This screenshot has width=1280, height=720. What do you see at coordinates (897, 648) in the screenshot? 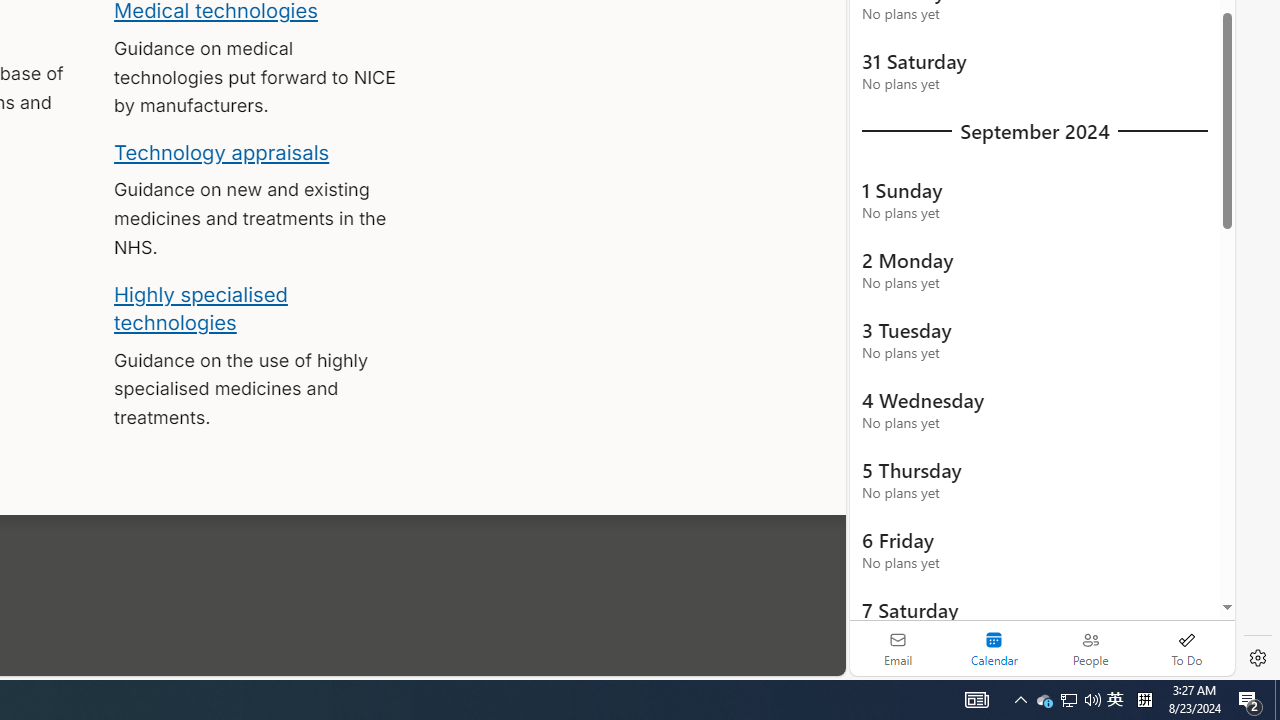
I see `'Email'` at bounding box center [897, 648].